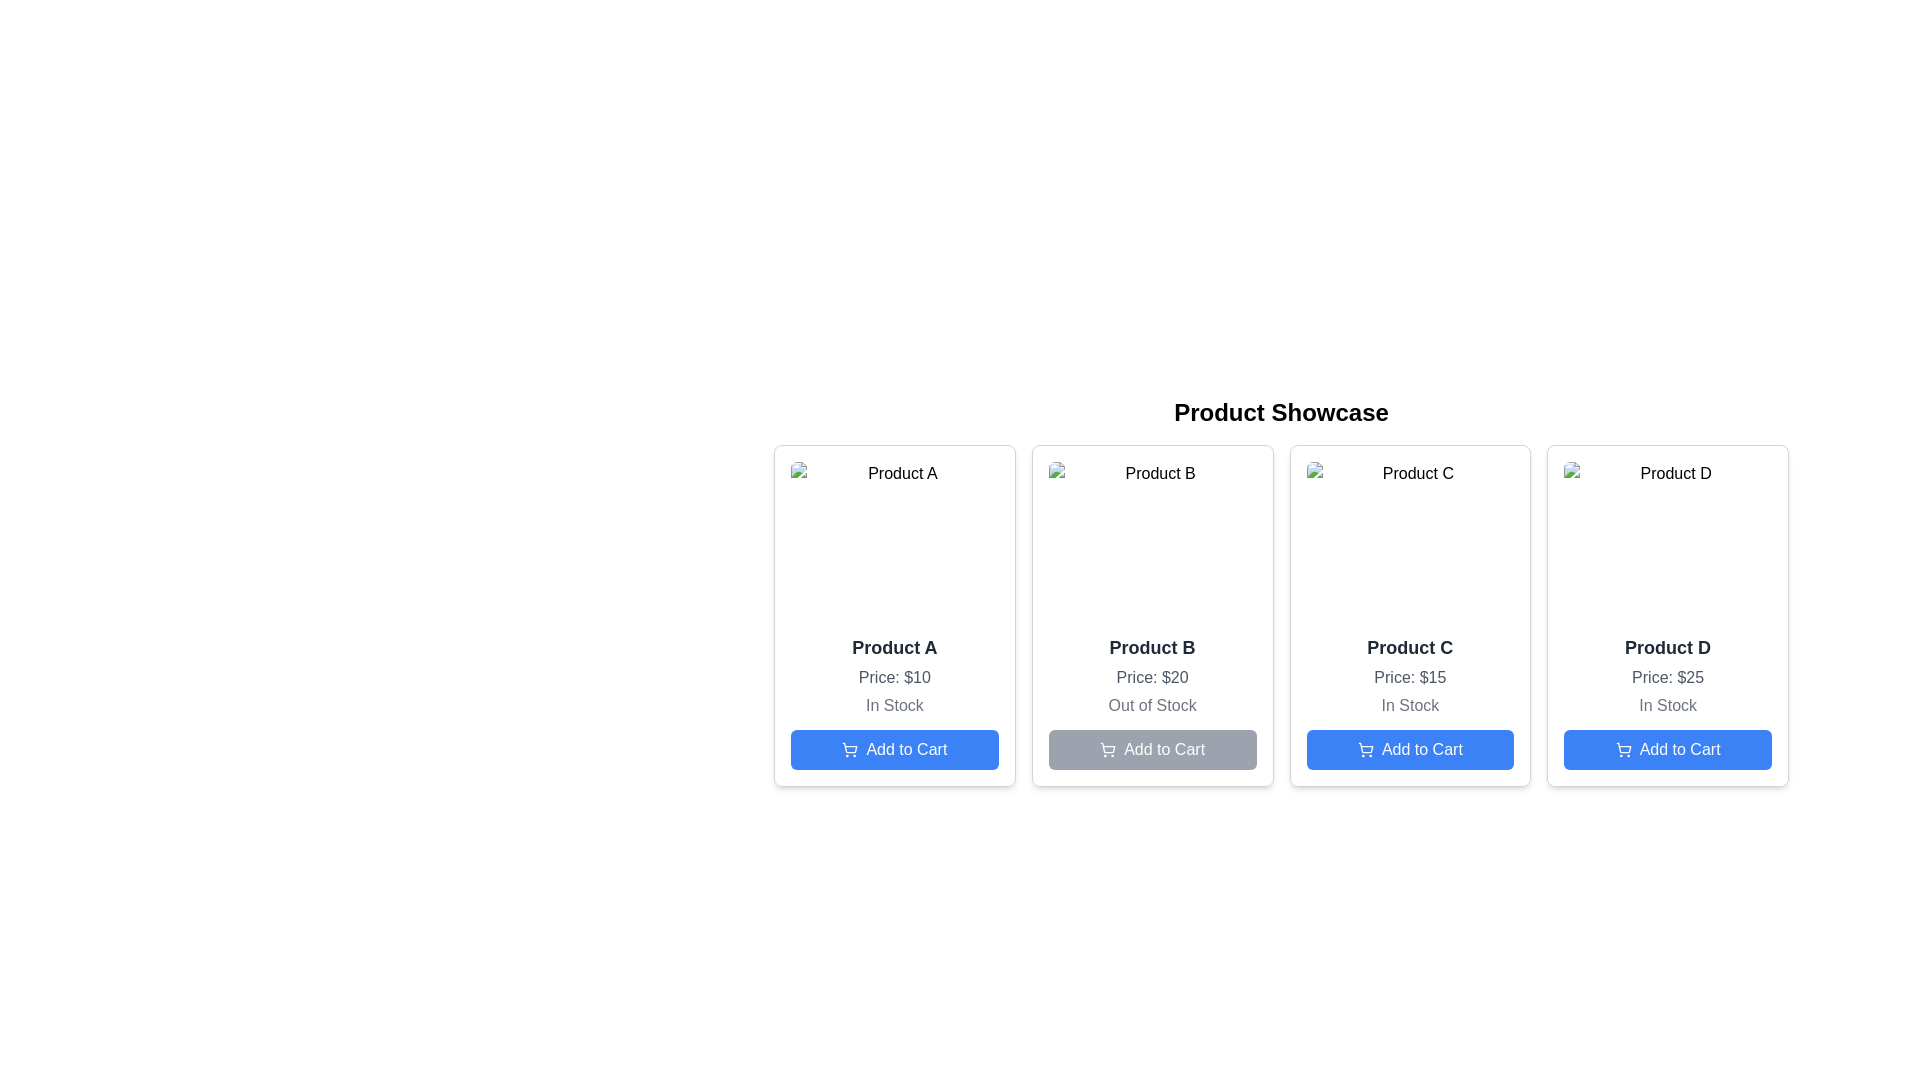  Describe the element at coordinates (1152, 542) in the screenshot. I see `the image component that serves as a placeholder for 'Product B', located at the top of the card for further details` at that location.